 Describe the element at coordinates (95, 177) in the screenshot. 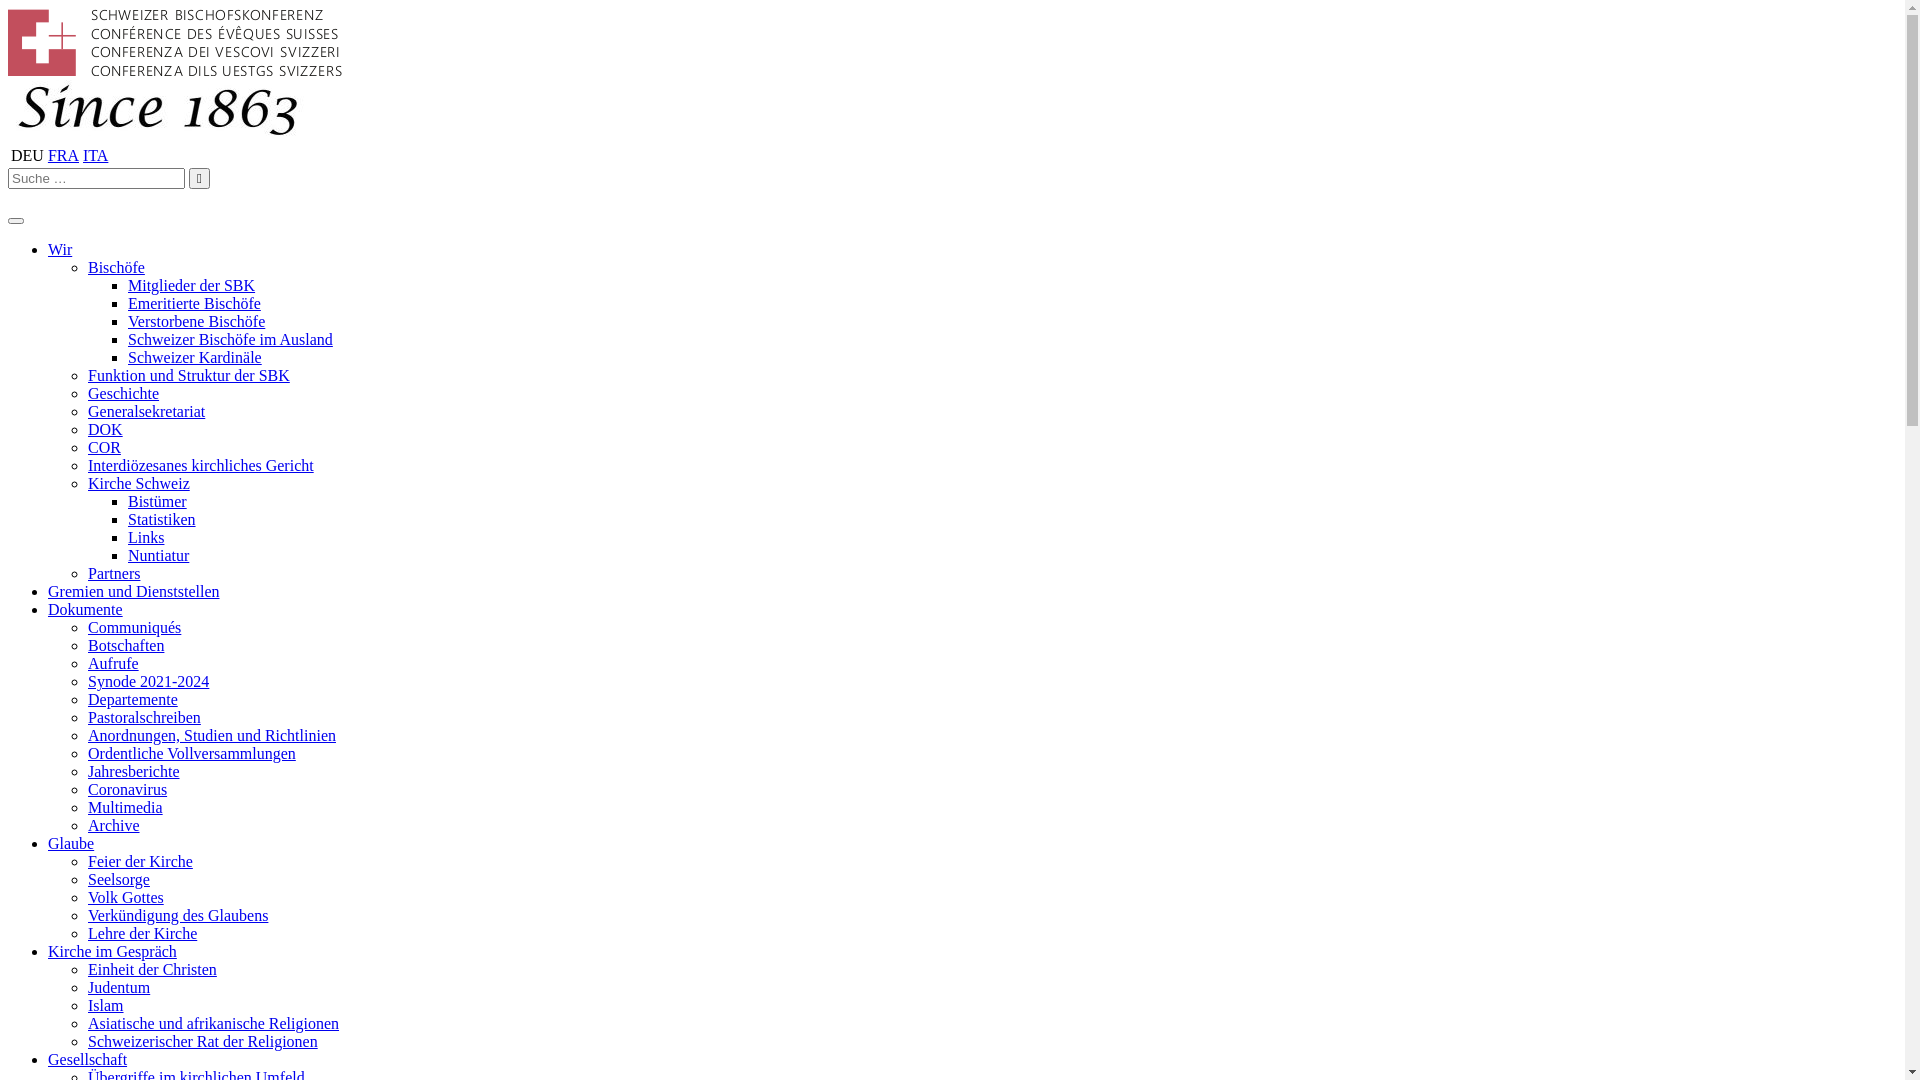

I see `'Suchen nach:'` at that location.